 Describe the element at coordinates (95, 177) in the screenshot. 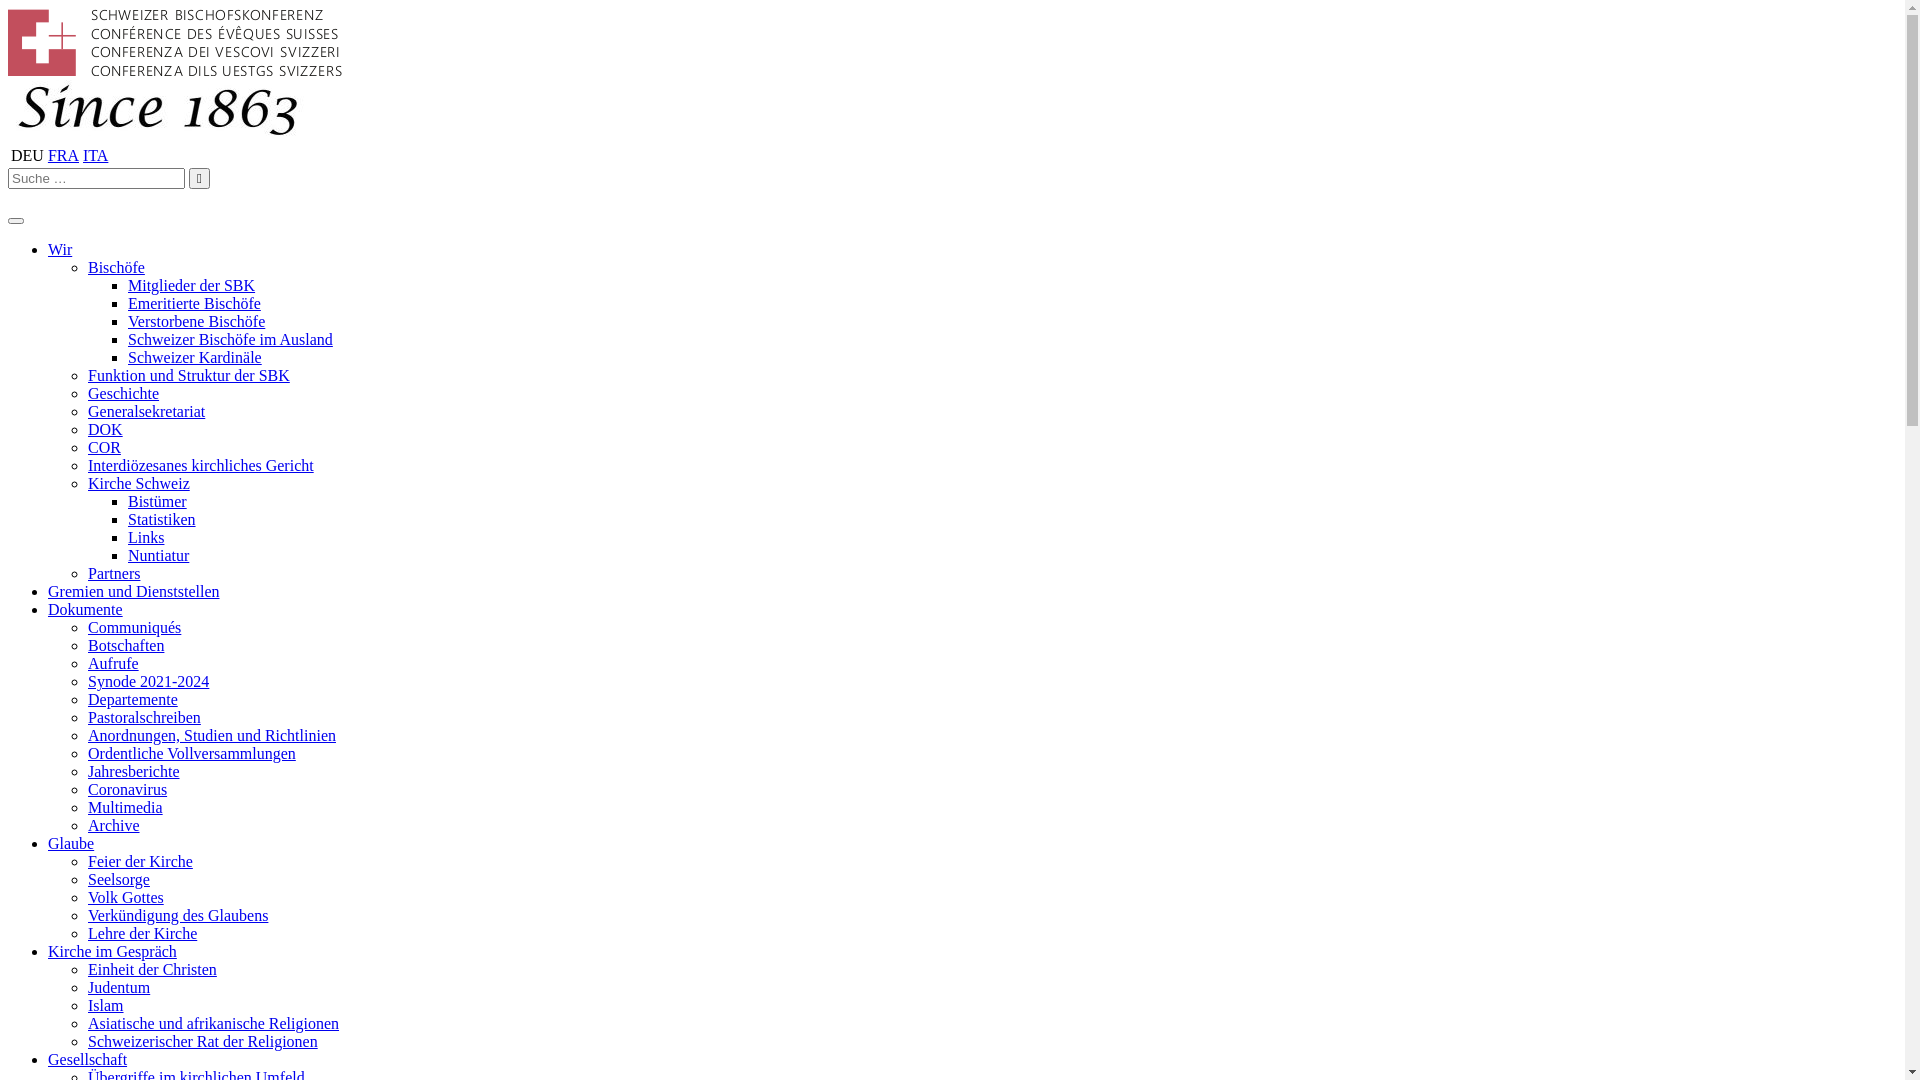

I see `'Suchen nach:'` at that location.